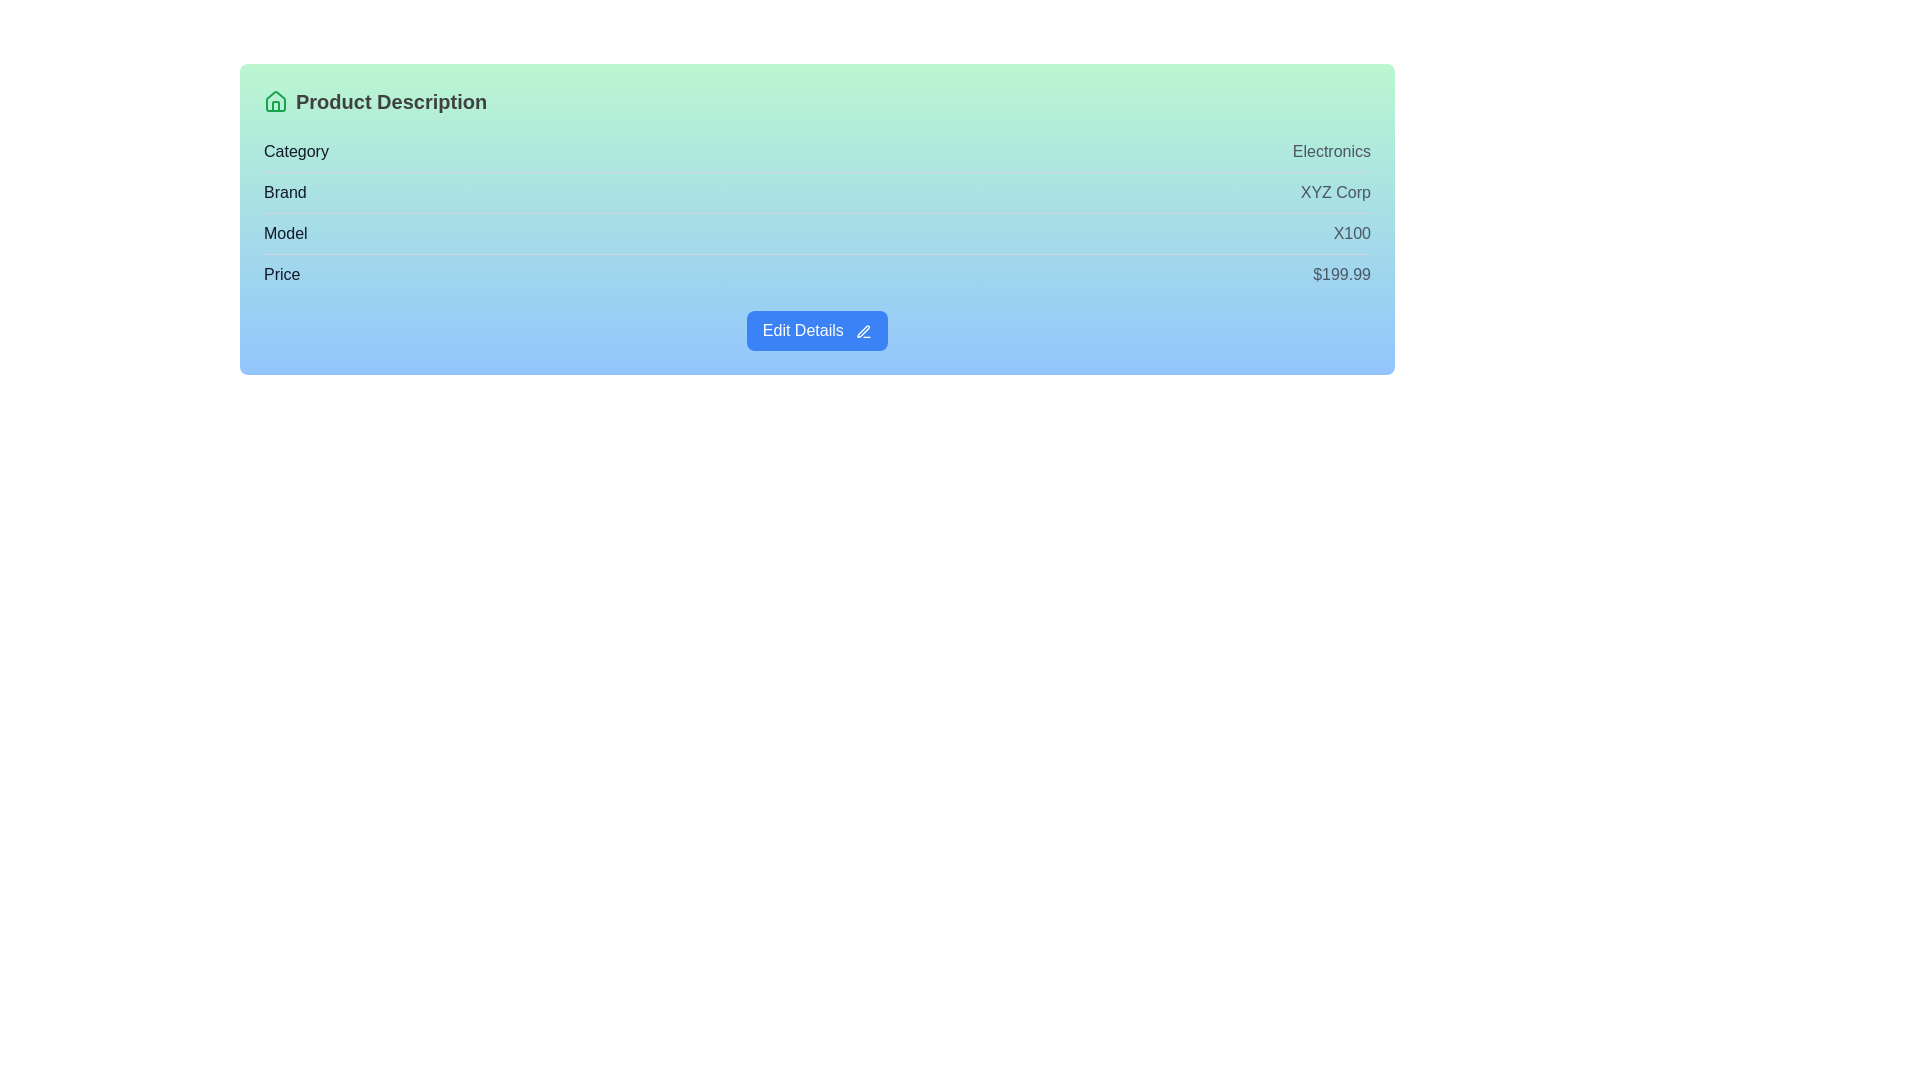  What do you see at coordinates (391, 101) in the screenshot?
I see `the Text Label that serves as a header for product details, located at the top-left section of the interface, next to a green house-shaped icon` at bounding box center [391, 101].